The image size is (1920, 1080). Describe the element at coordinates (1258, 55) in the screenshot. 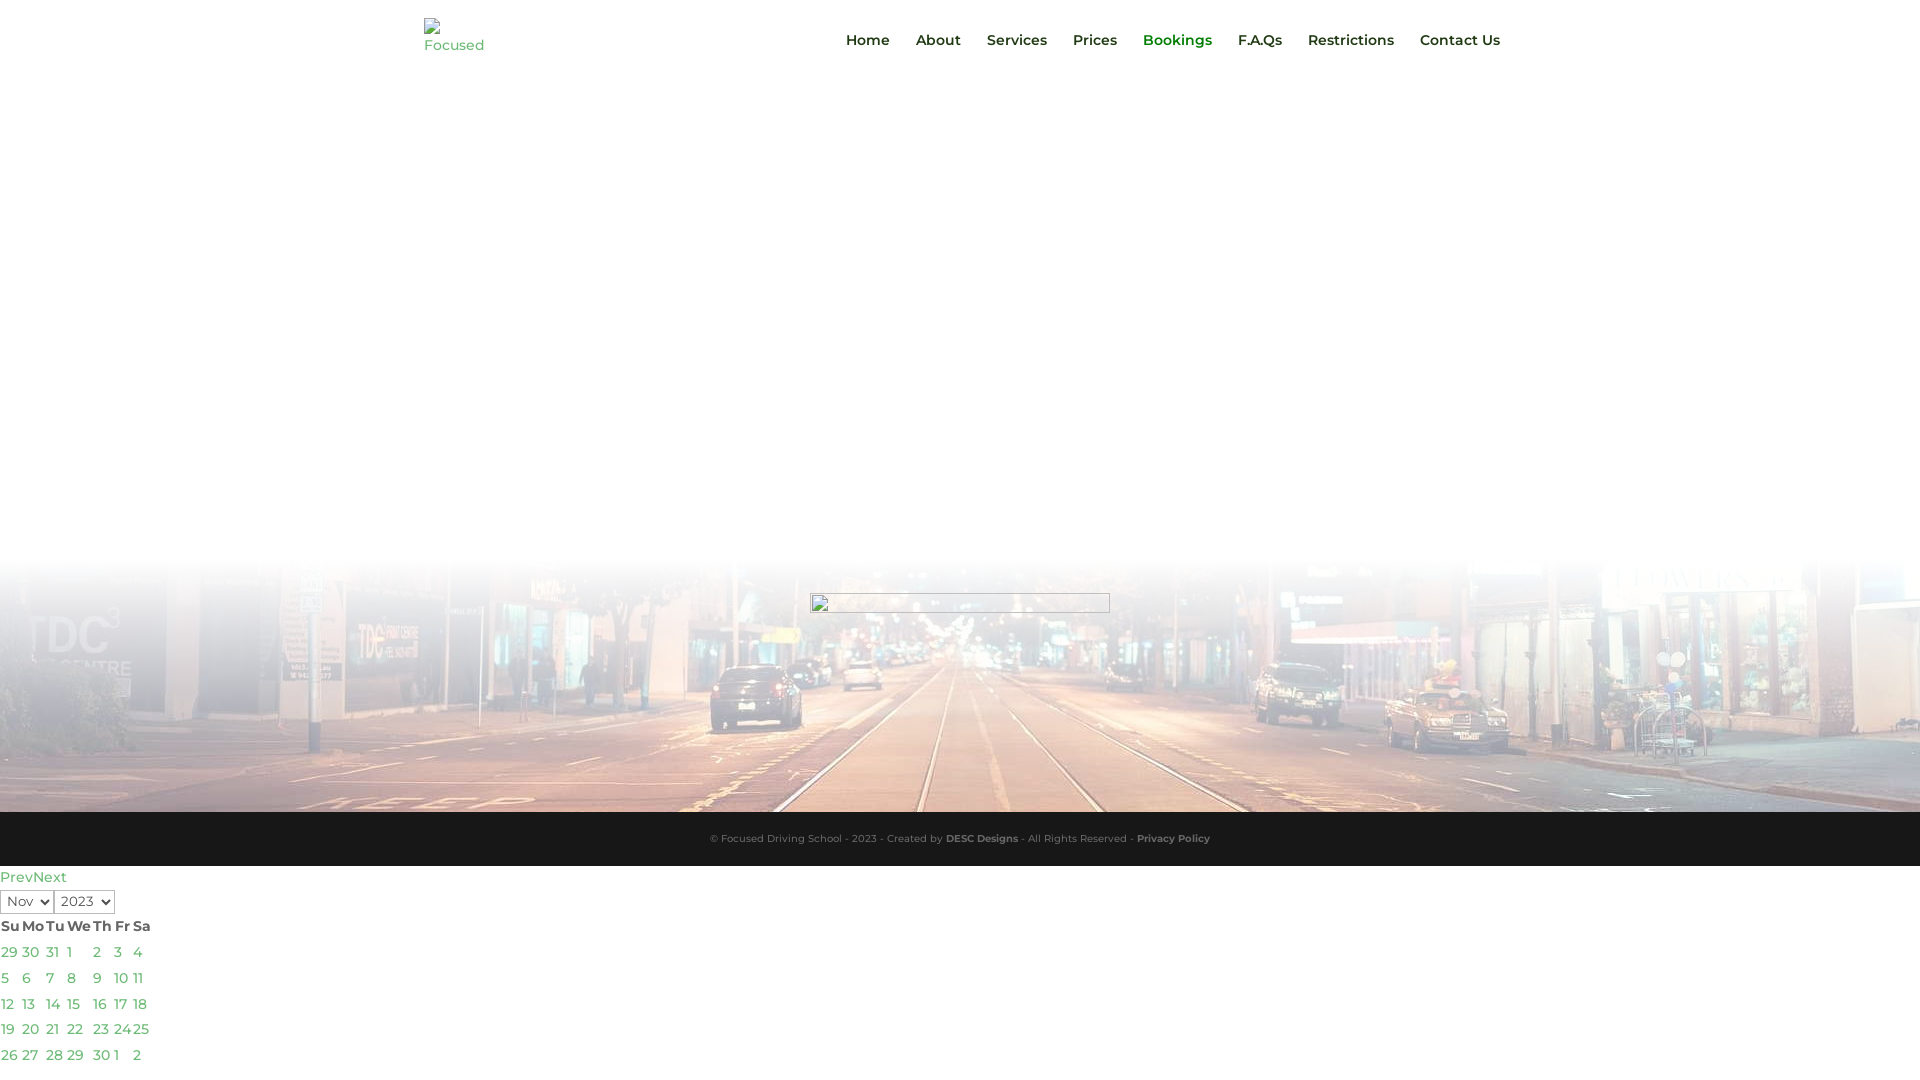

I see `'F.A.Qs'` at that location.